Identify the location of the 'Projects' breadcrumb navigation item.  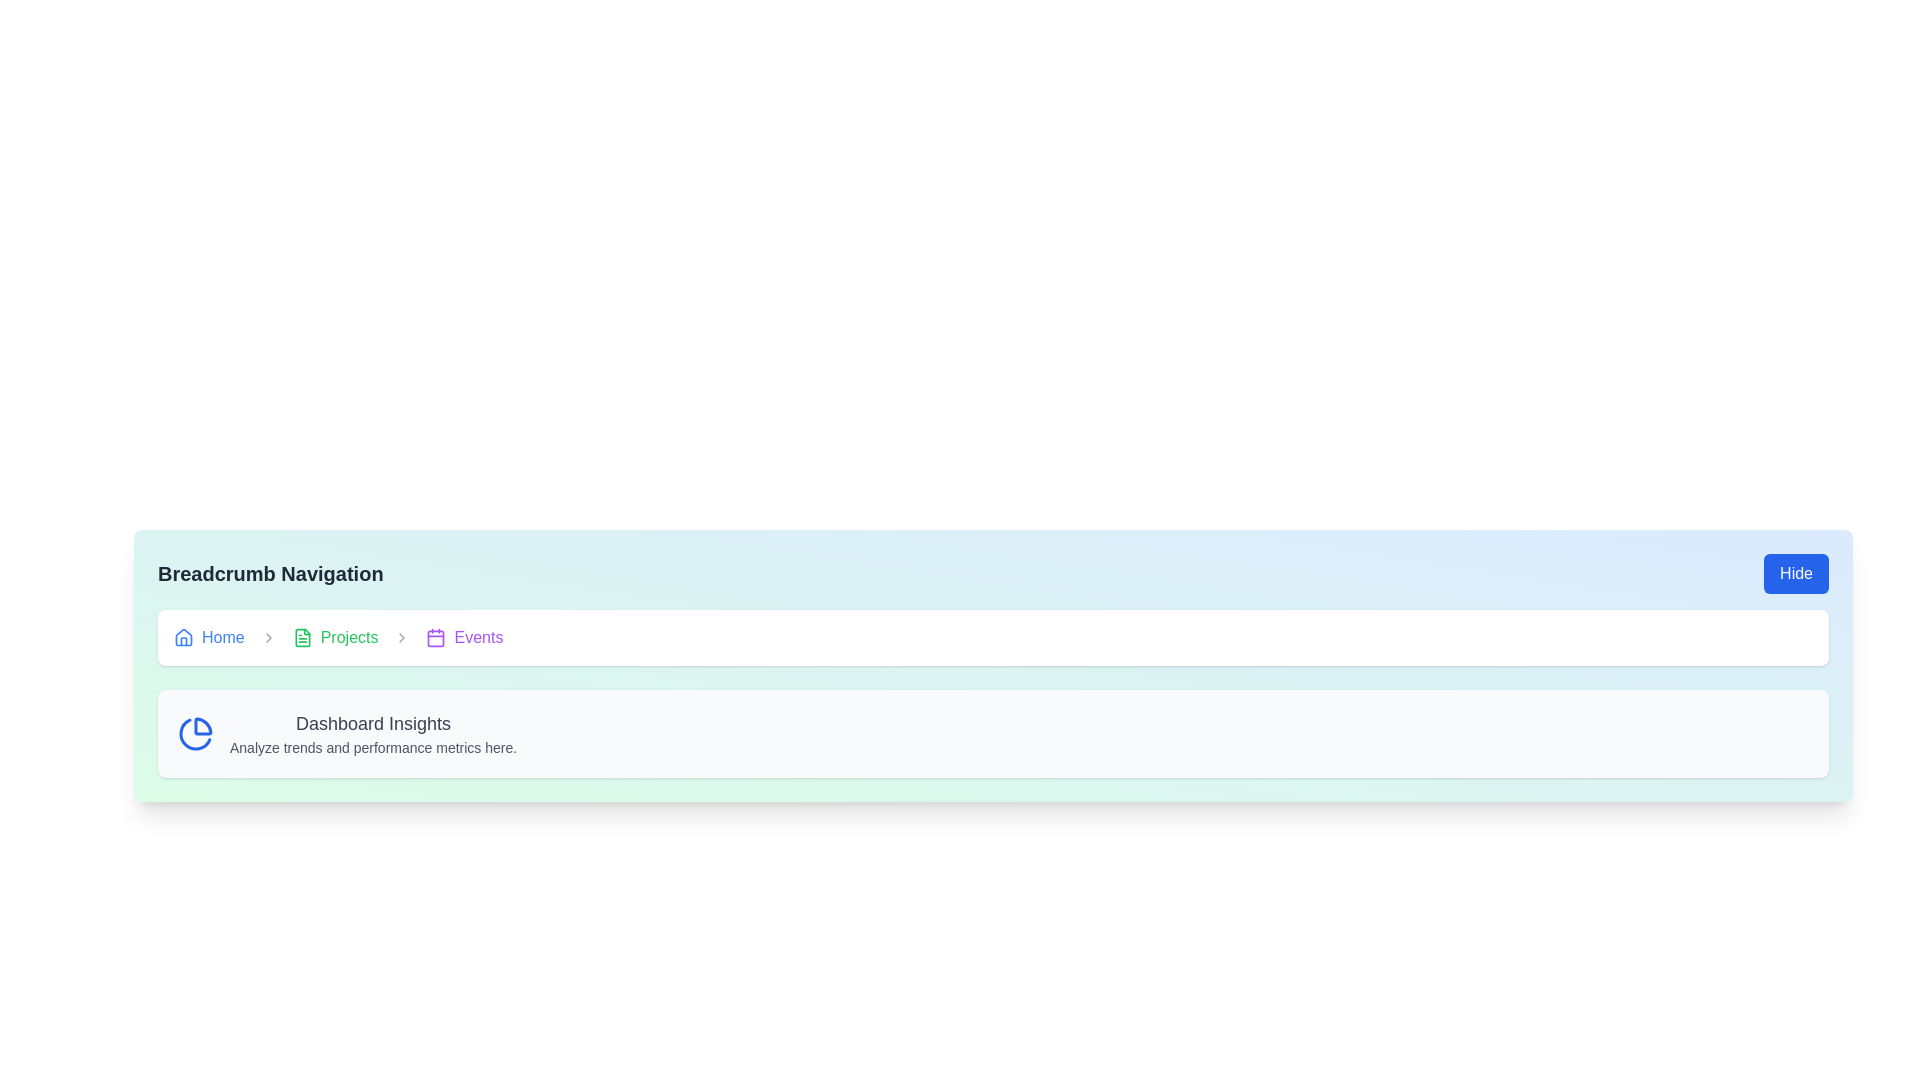
(335, 637).